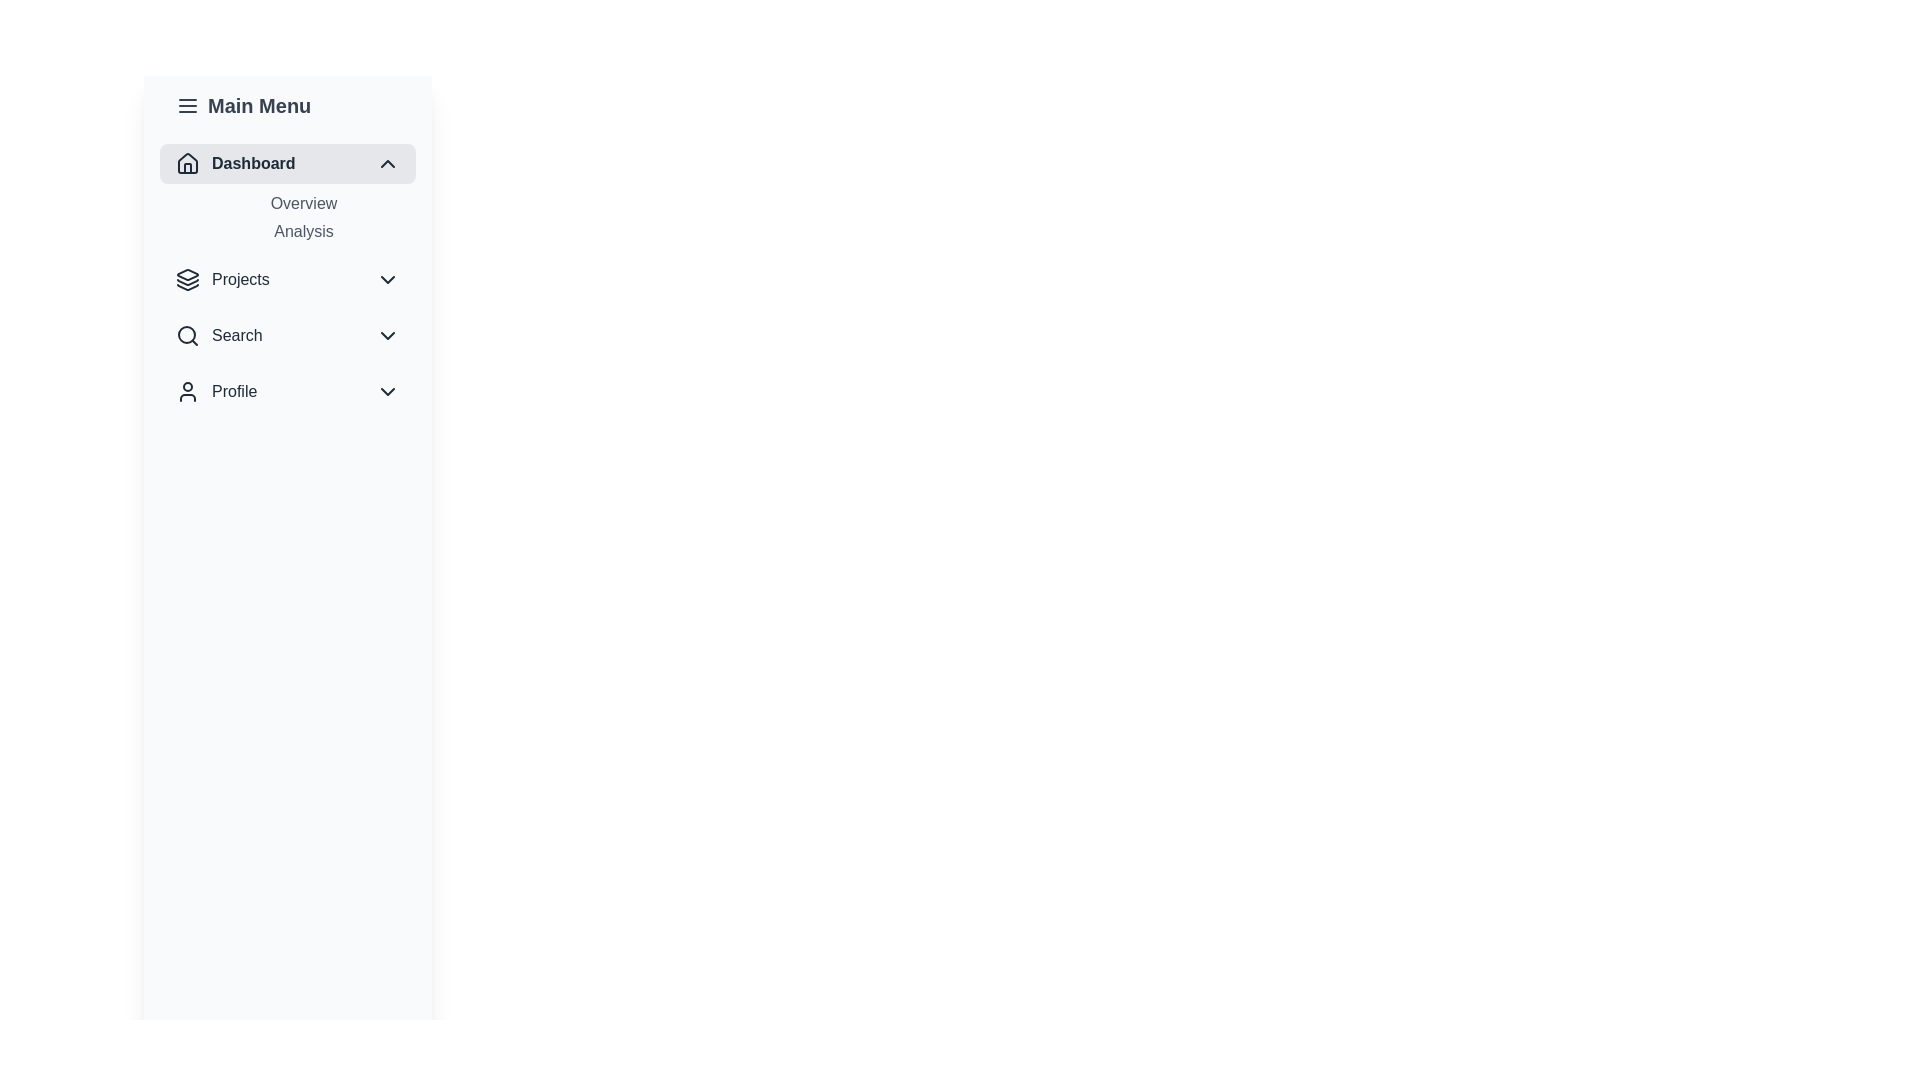 This screenshot has width=1920, height=1080. I want to click on the Navigation link with text and icon, located in the left-hand vertical navigation menu, positioned between 'Projects' and 'Profile', so click(219, 334).